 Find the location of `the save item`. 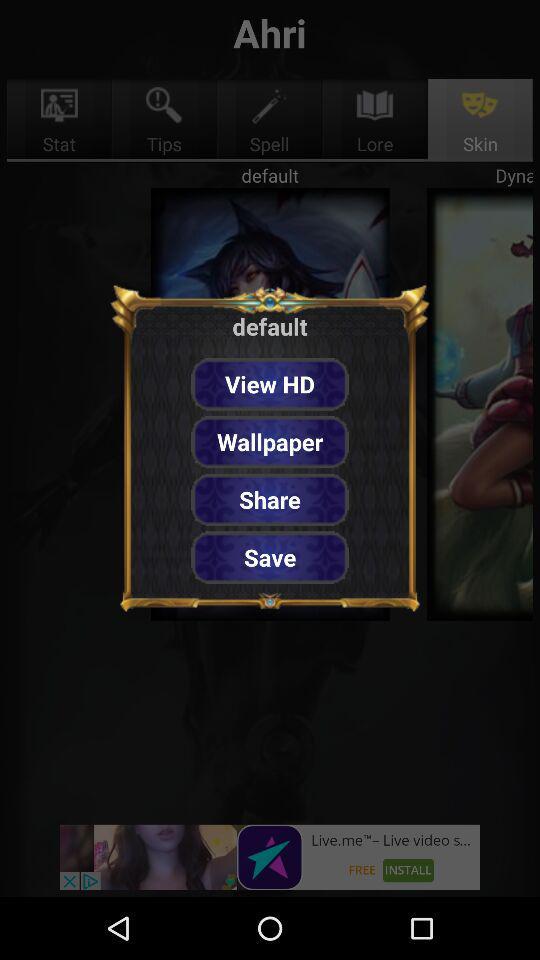

the save item is located at coordinates (270, 557).